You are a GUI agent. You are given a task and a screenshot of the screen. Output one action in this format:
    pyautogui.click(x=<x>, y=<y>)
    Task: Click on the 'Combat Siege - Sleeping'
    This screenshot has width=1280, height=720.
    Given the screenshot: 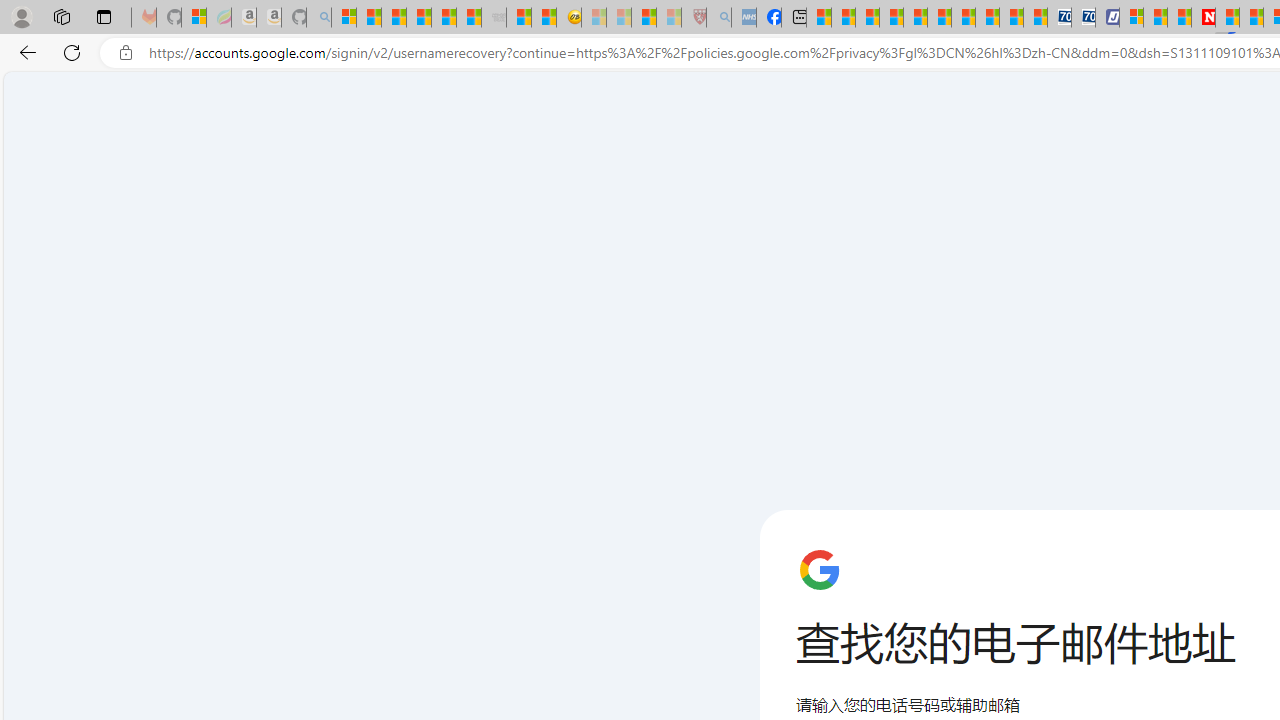 What is the action you would take?
    pyautogui.click(x=494, y=17)
    